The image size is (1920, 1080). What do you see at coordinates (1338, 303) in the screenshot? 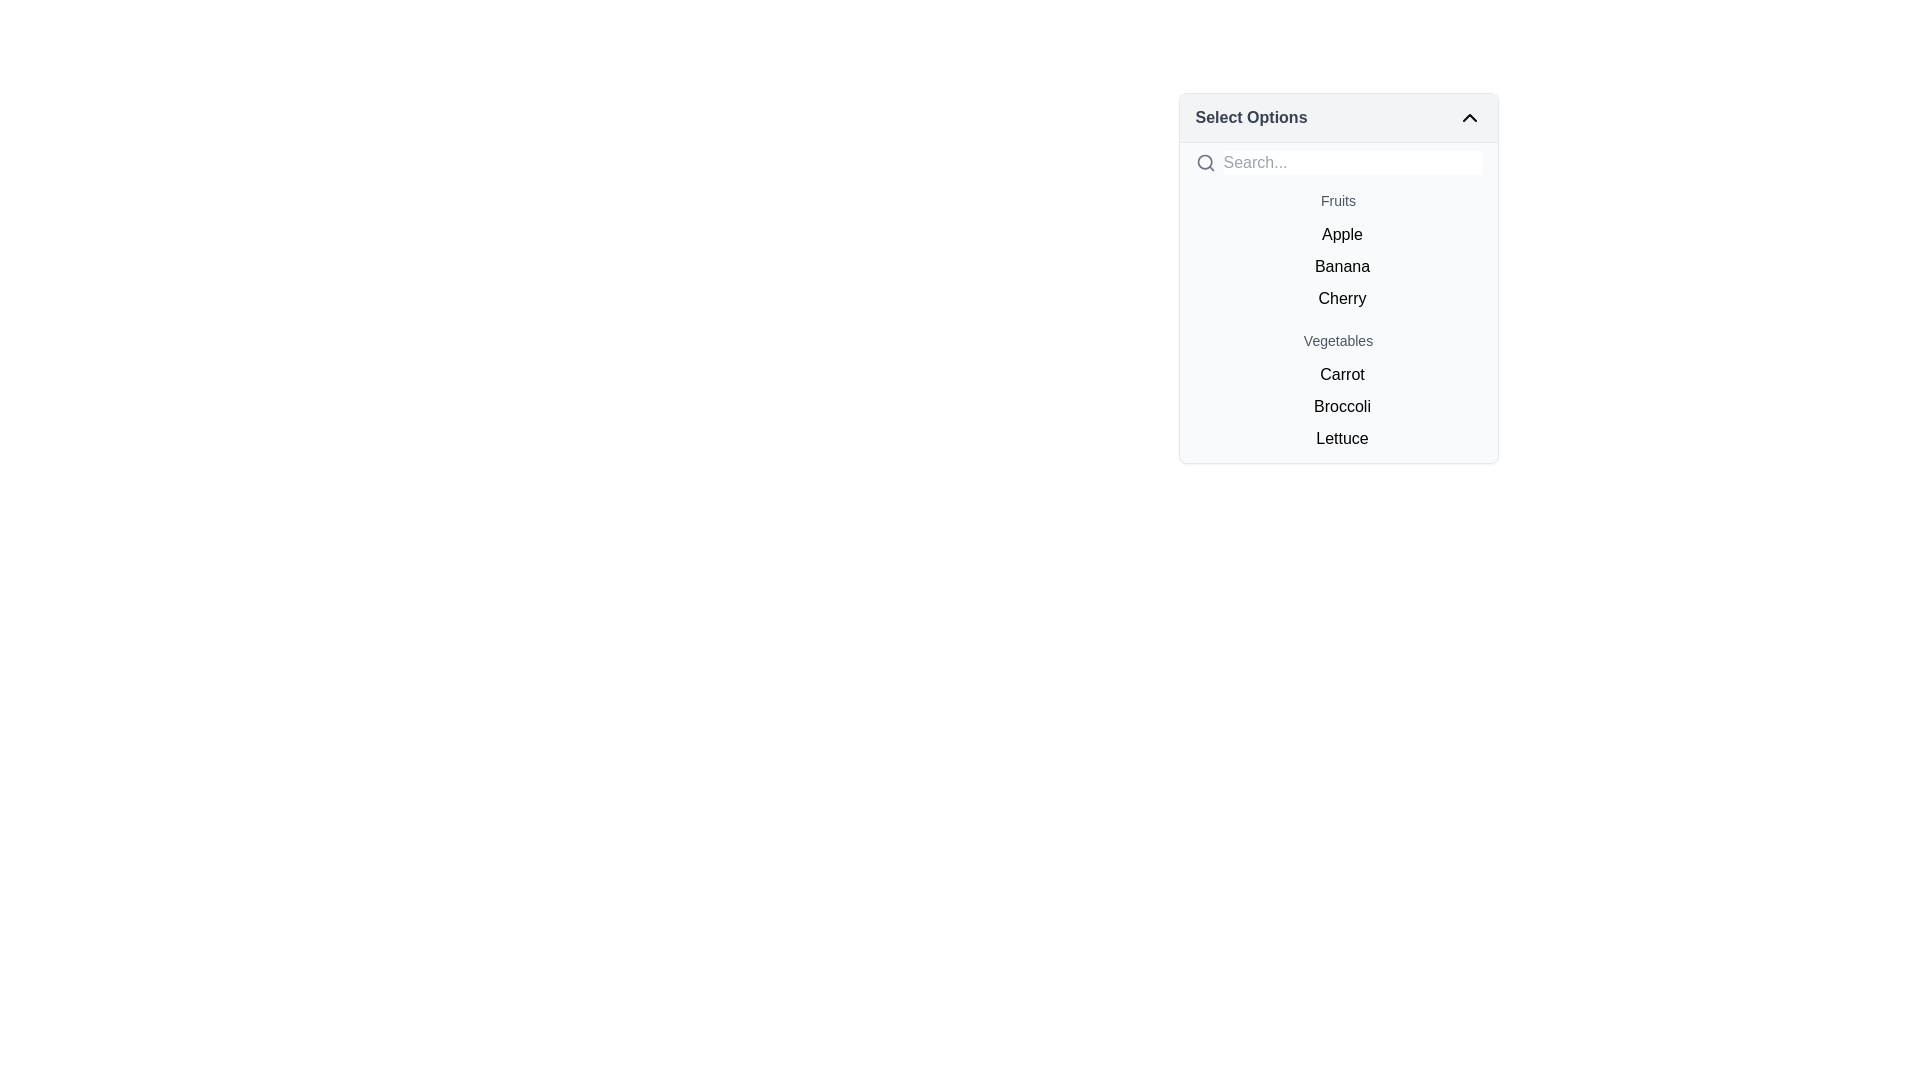
I see `the text-based selectable item labeled 'Cherry' located as the third item under the 'Fruits' section` at bounding box center [1338, 303].